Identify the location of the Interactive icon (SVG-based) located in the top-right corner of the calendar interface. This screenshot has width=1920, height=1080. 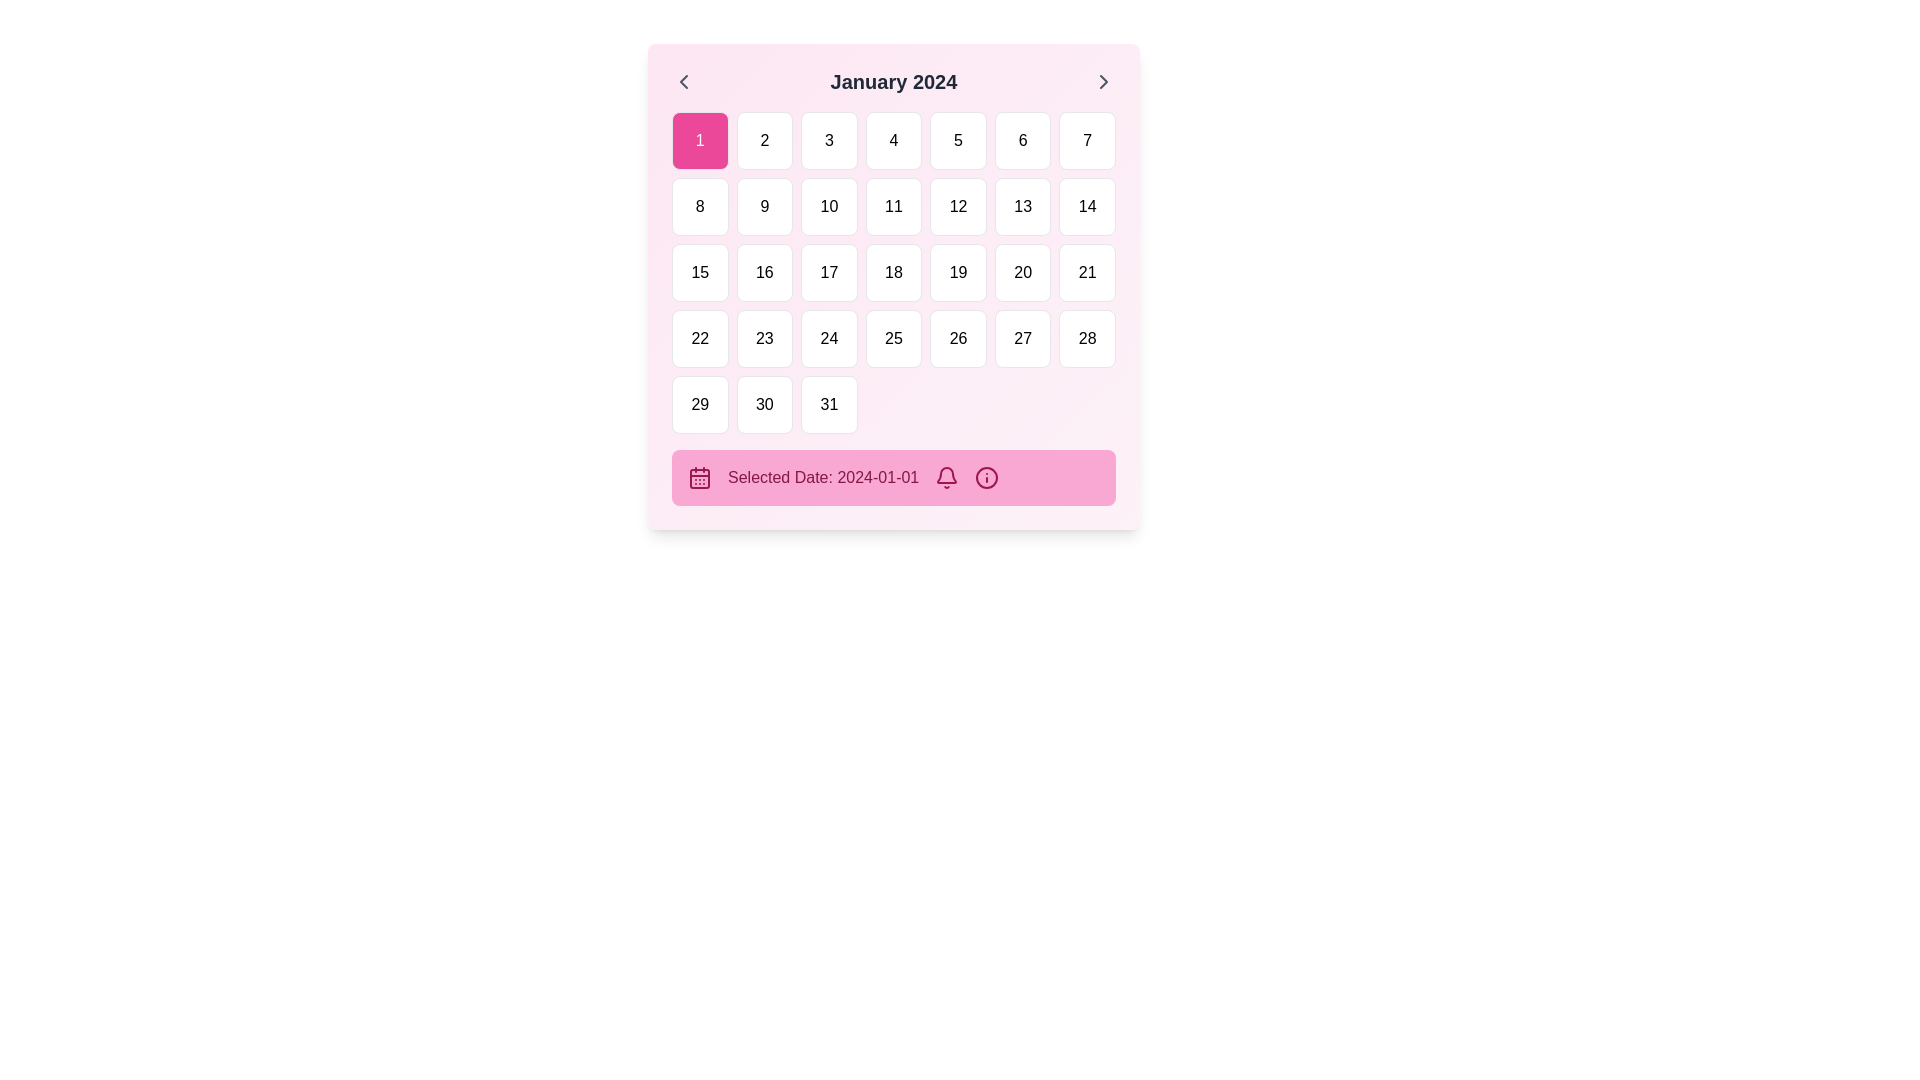
(1103, 80).